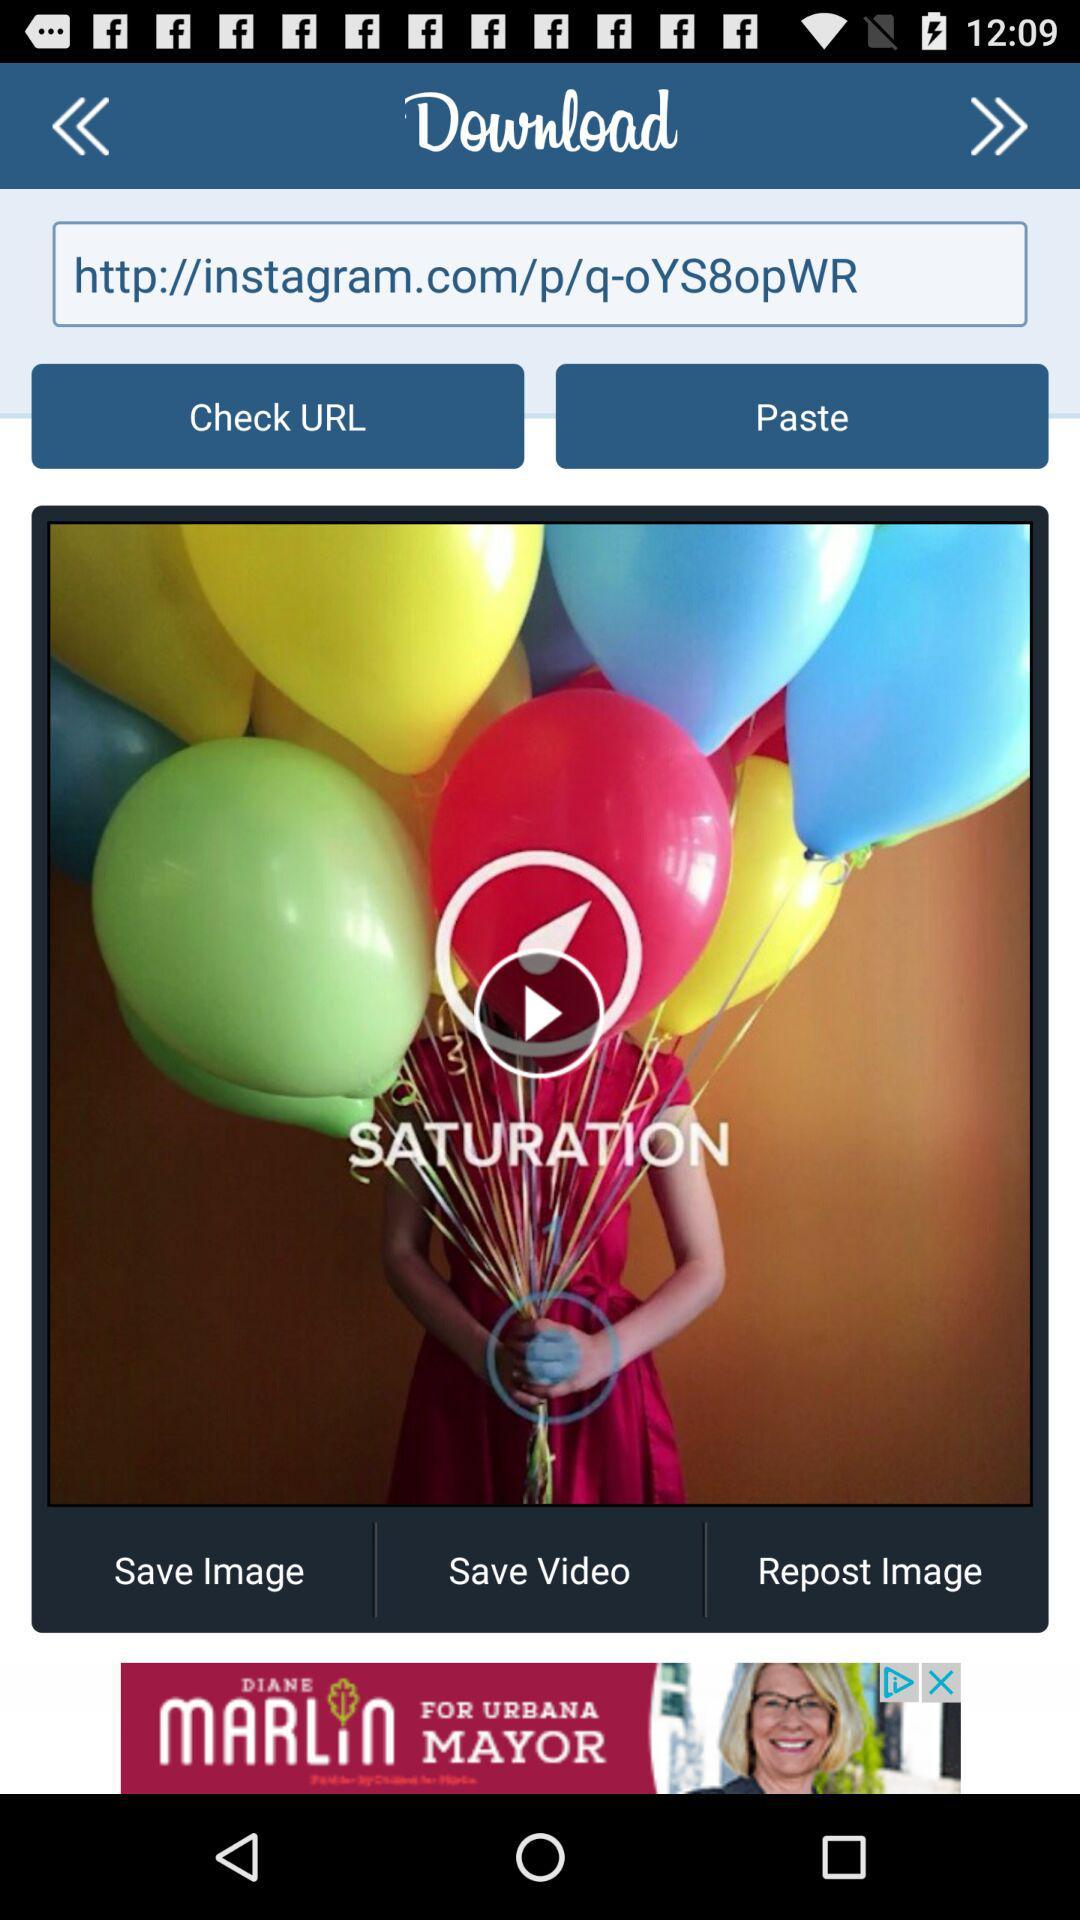 The width and height of the screenshot is (1080, 1920). Describe the element at coordinates (79, 124) in the screenshot. I see `go back` at that location.